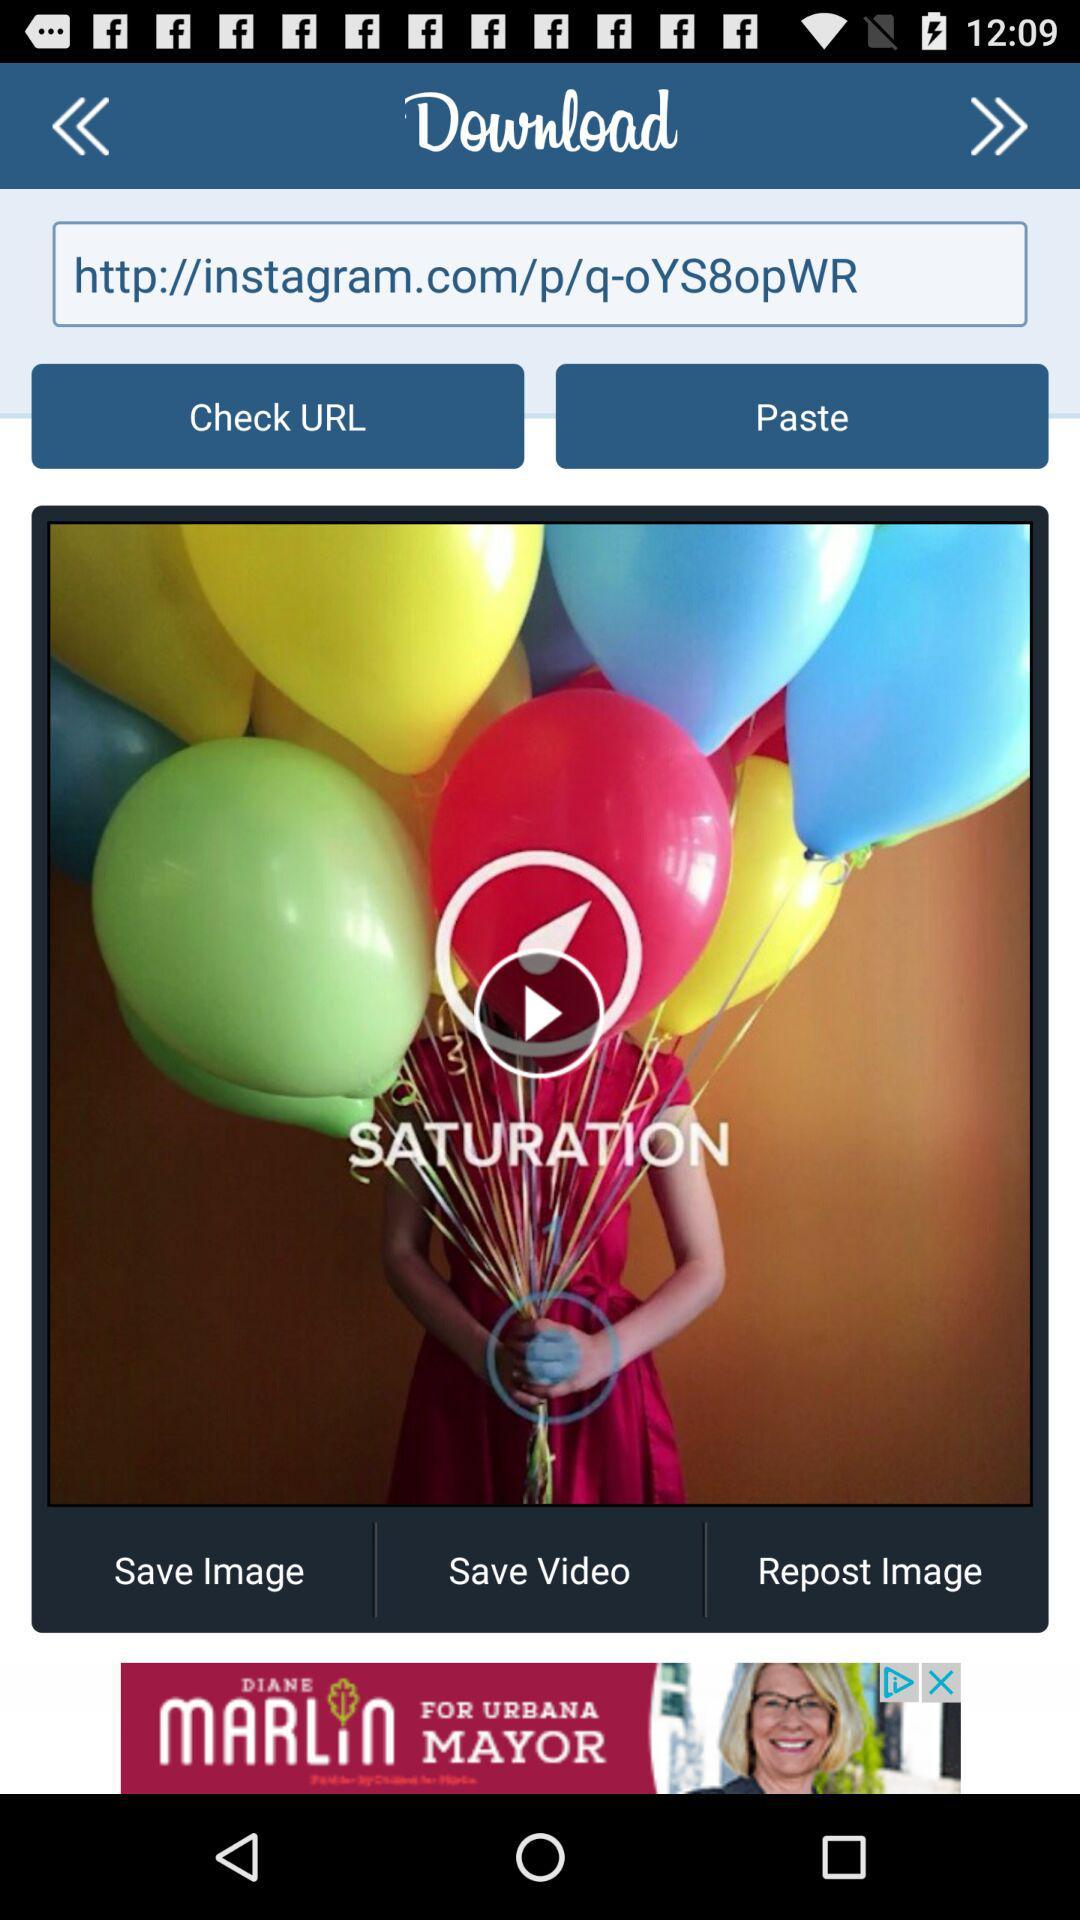 The width and height of the screenshot is (1080, 1920). Describe the element at coordinates (79, 124) in the screenshot. I see `go back` at that location.